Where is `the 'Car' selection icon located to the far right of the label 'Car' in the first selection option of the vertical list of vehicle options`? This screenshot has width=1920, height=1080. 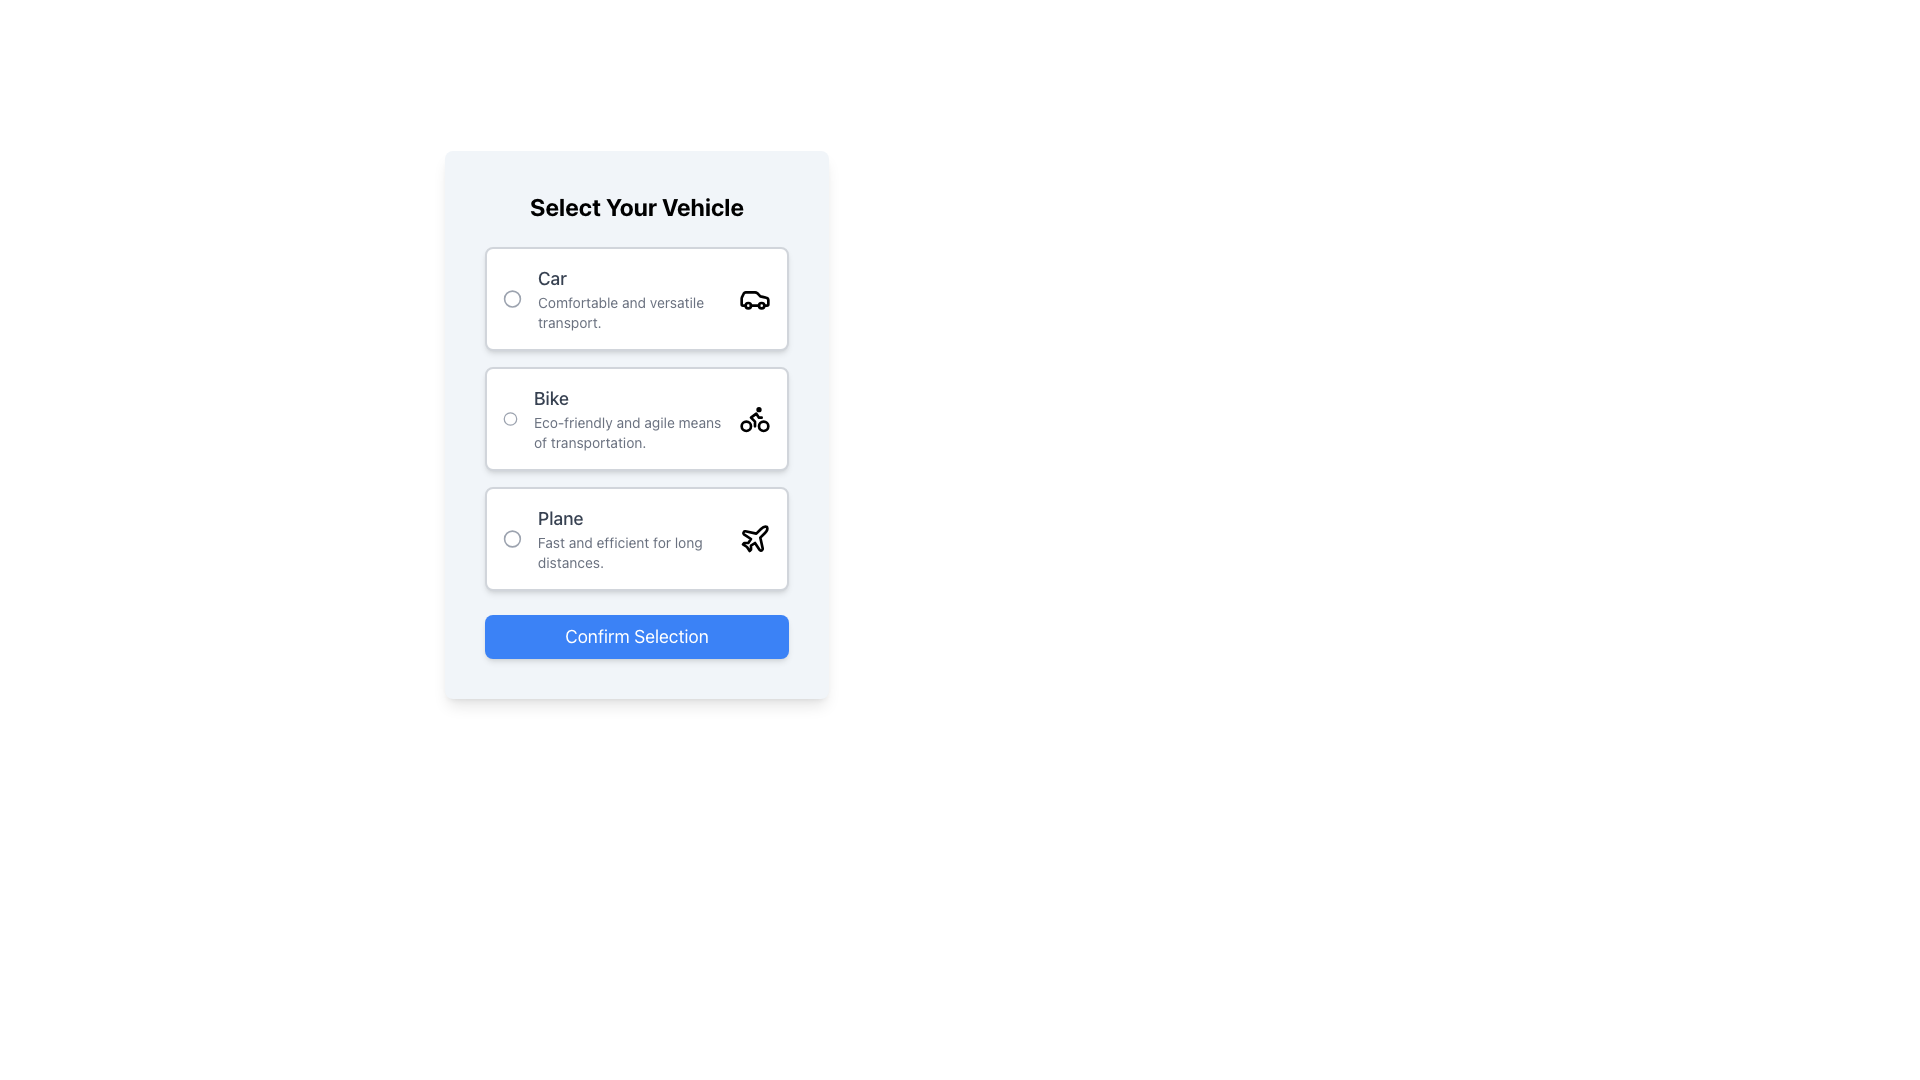
the 'Car' selection icon located to the far right of the label 'Car' in the first selection option of the vertical list of vehicle options is located at coordinates (753, 299).